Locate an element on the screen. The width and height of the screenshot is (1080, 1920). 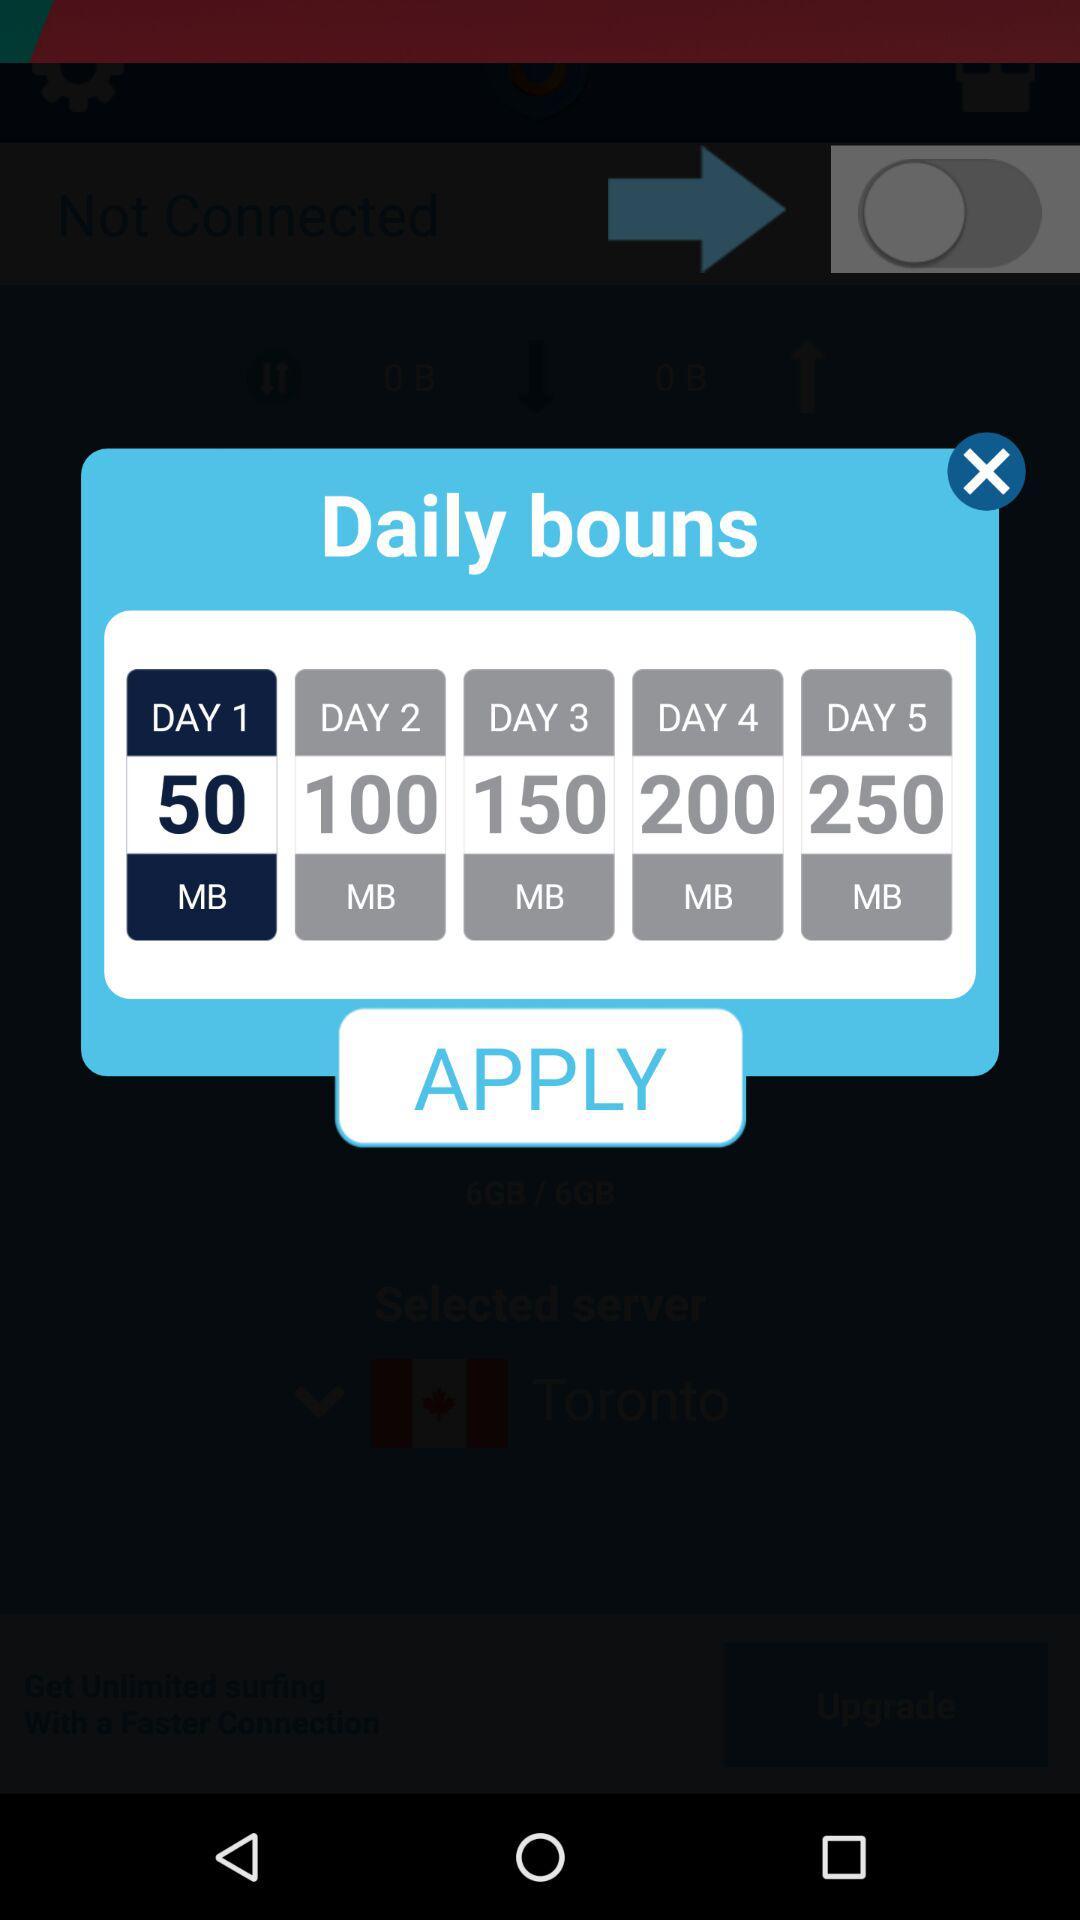
apply icon is located at coordinates (540, 1075).